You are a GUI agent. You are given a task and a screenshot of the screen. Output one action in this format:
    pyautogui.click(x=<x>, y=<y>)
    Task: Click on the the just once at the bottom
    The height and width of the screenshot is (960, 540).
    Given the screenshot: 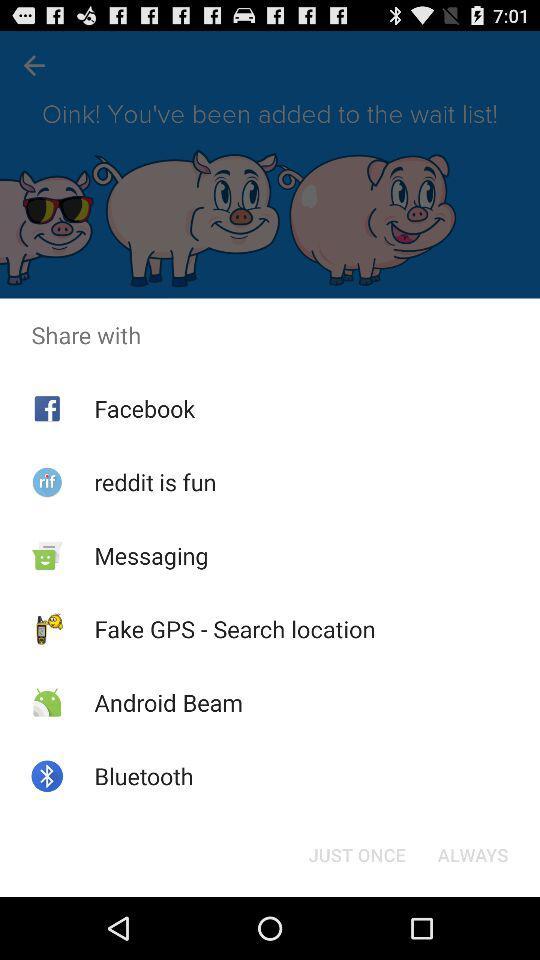 What is the action you would take?
    pyautogui.click(x=356, y=853)
    